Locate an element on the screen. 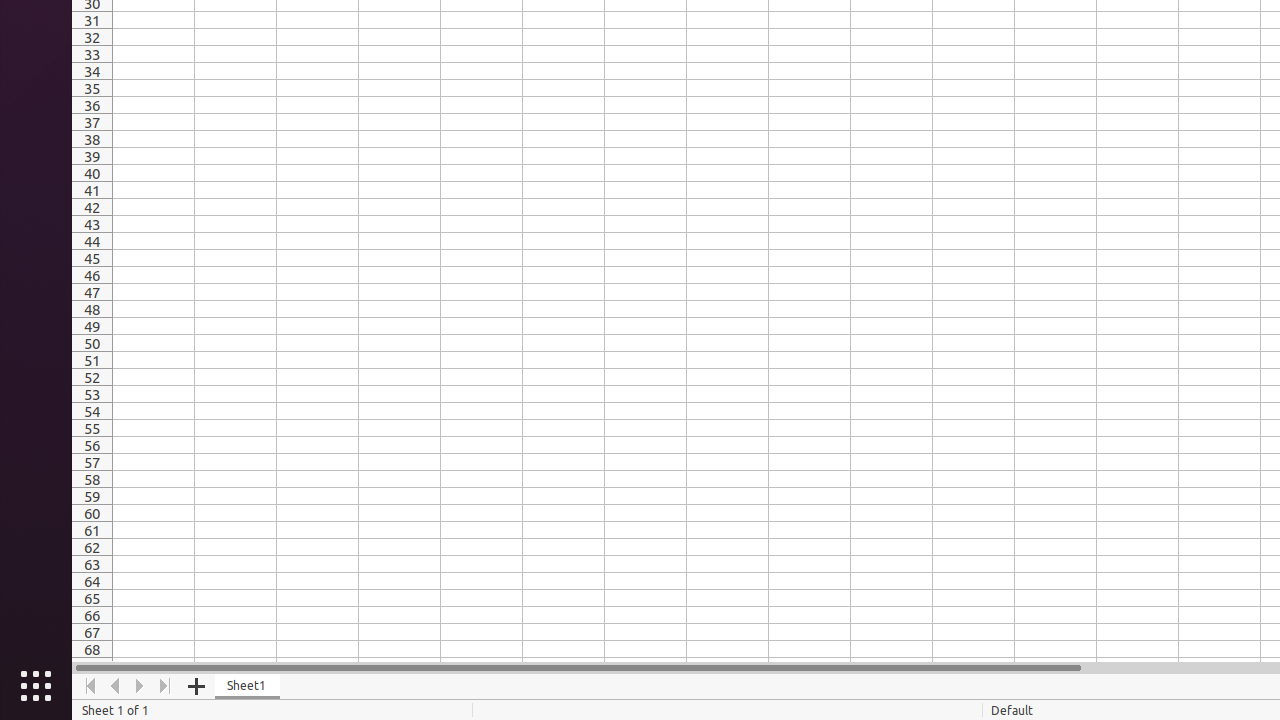 This screenshot has height=720, width=1280. 'Sheet1' is located at coordinates (246, 685).